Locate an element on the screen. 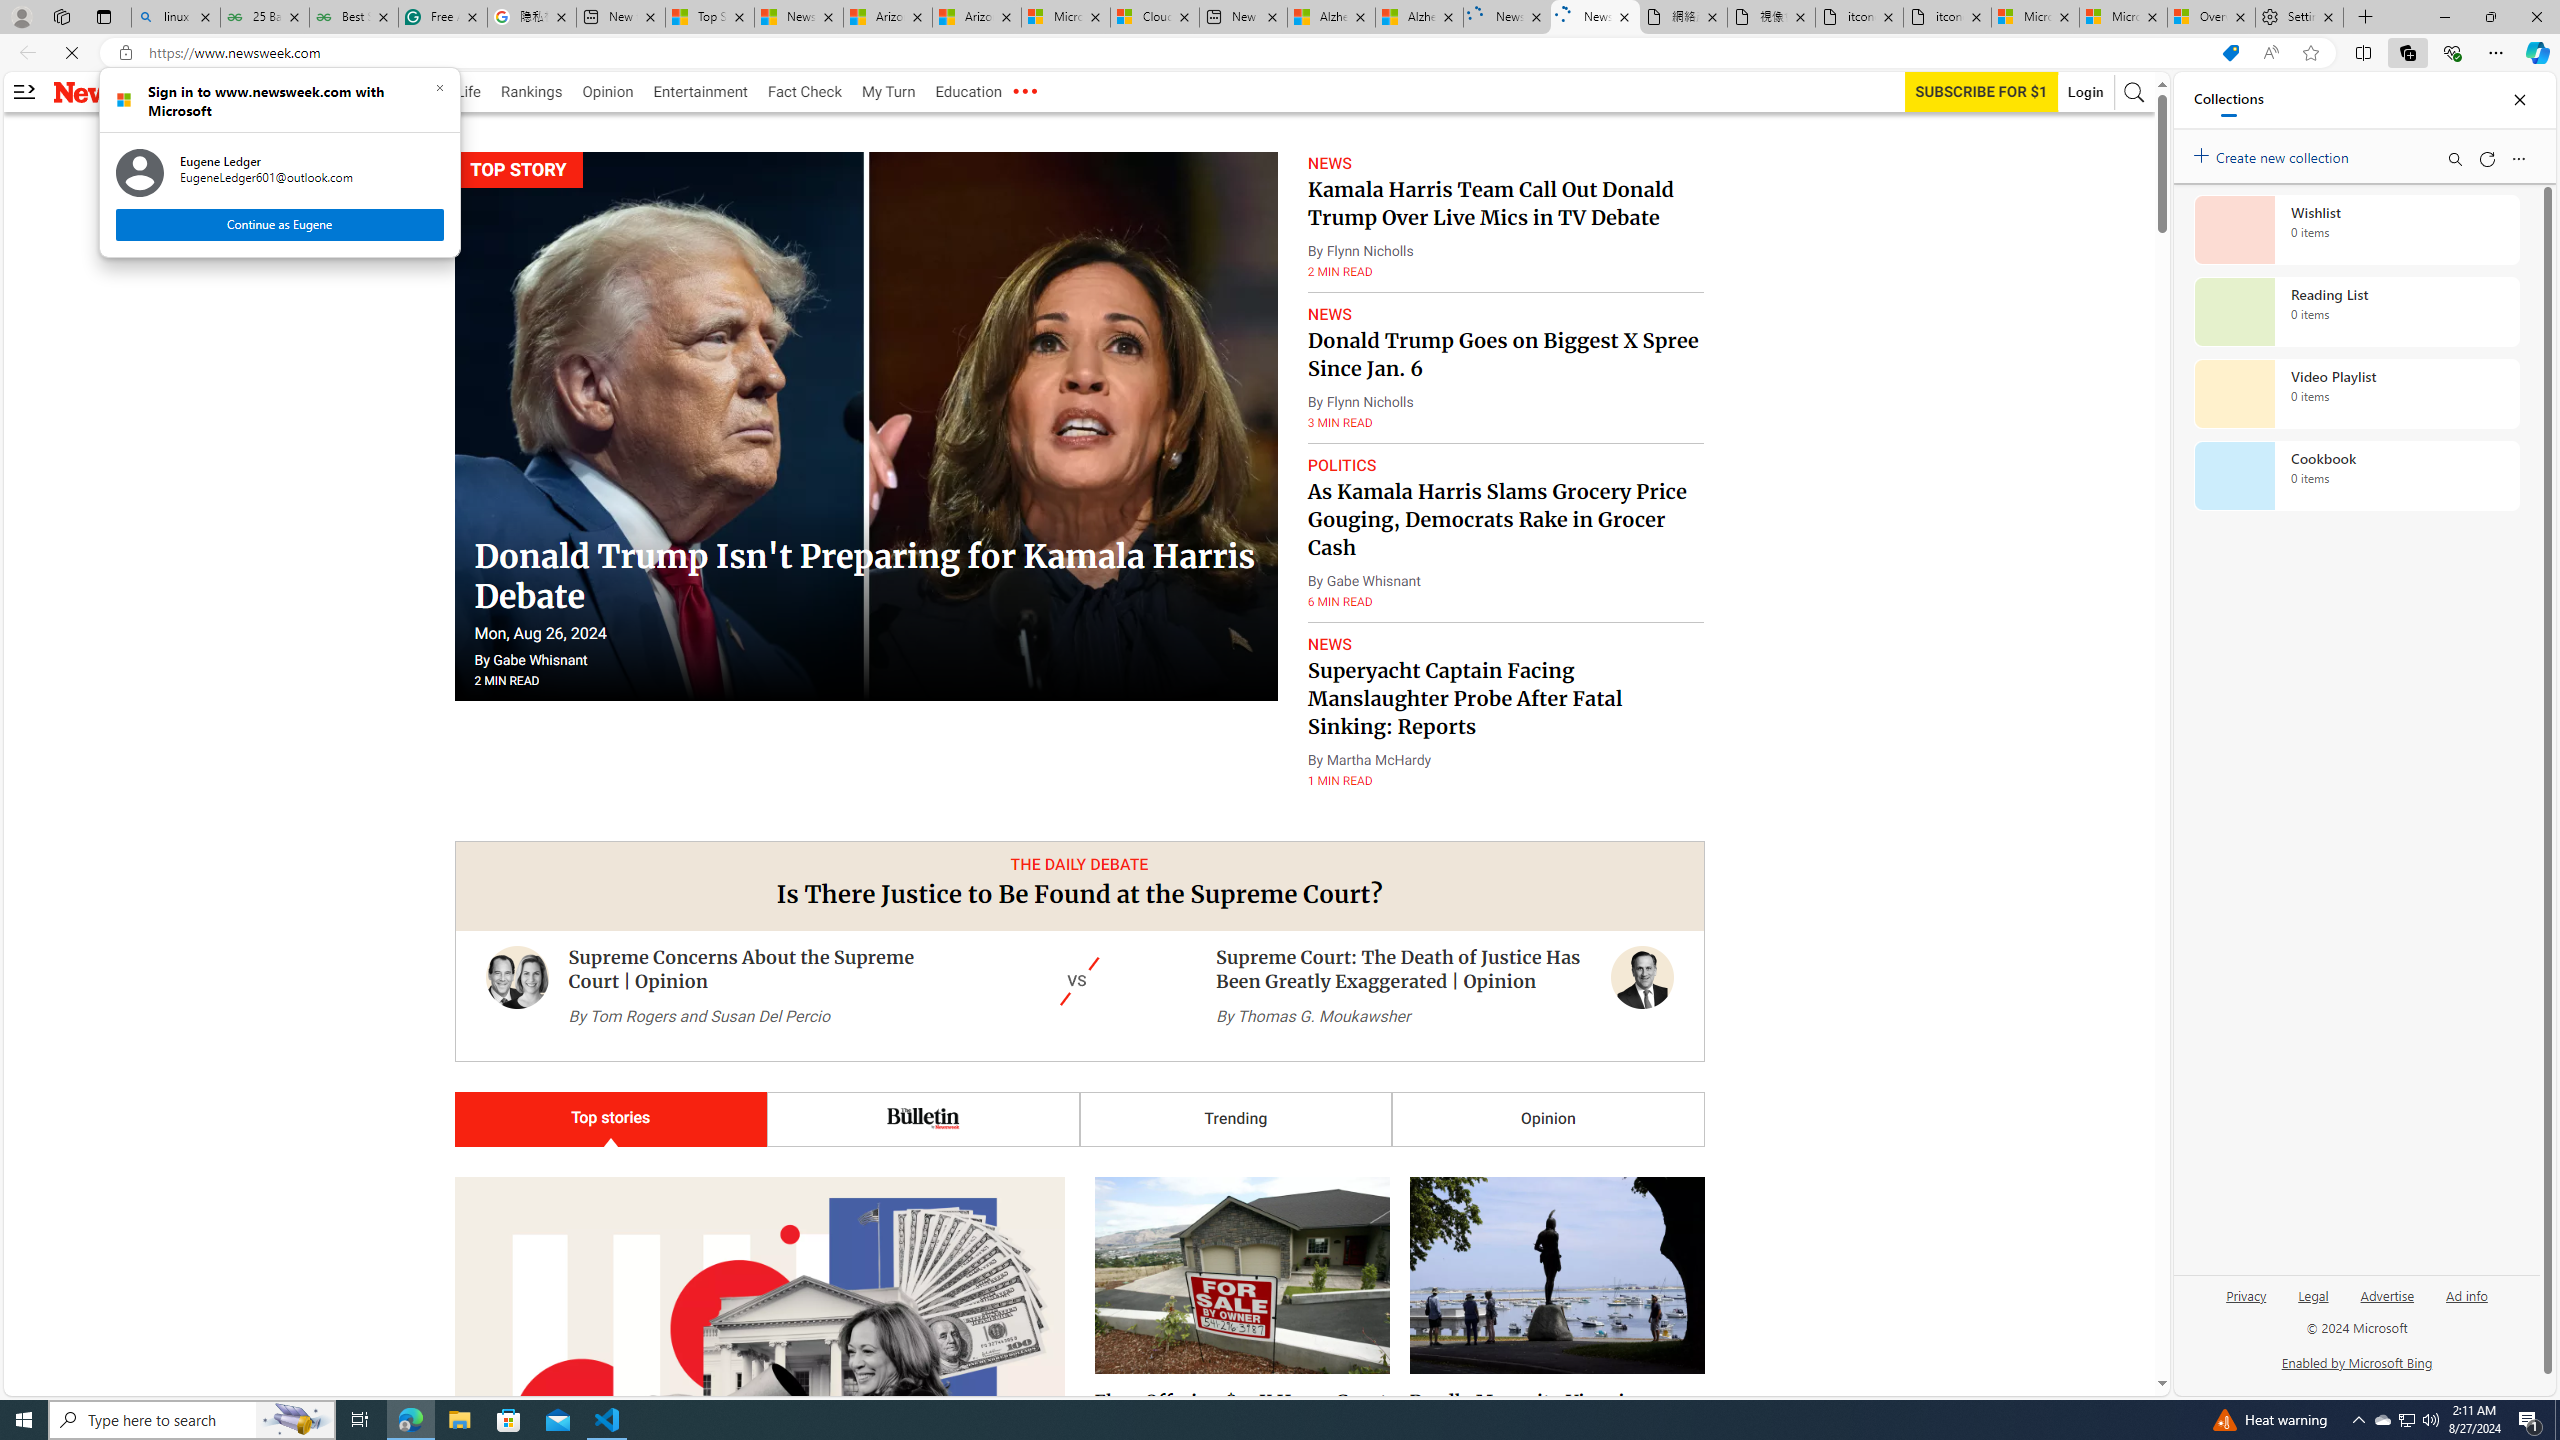 The width and height of the screenshot is (2560, 1440). 'My Turn' is located at coordinates (888, 91).